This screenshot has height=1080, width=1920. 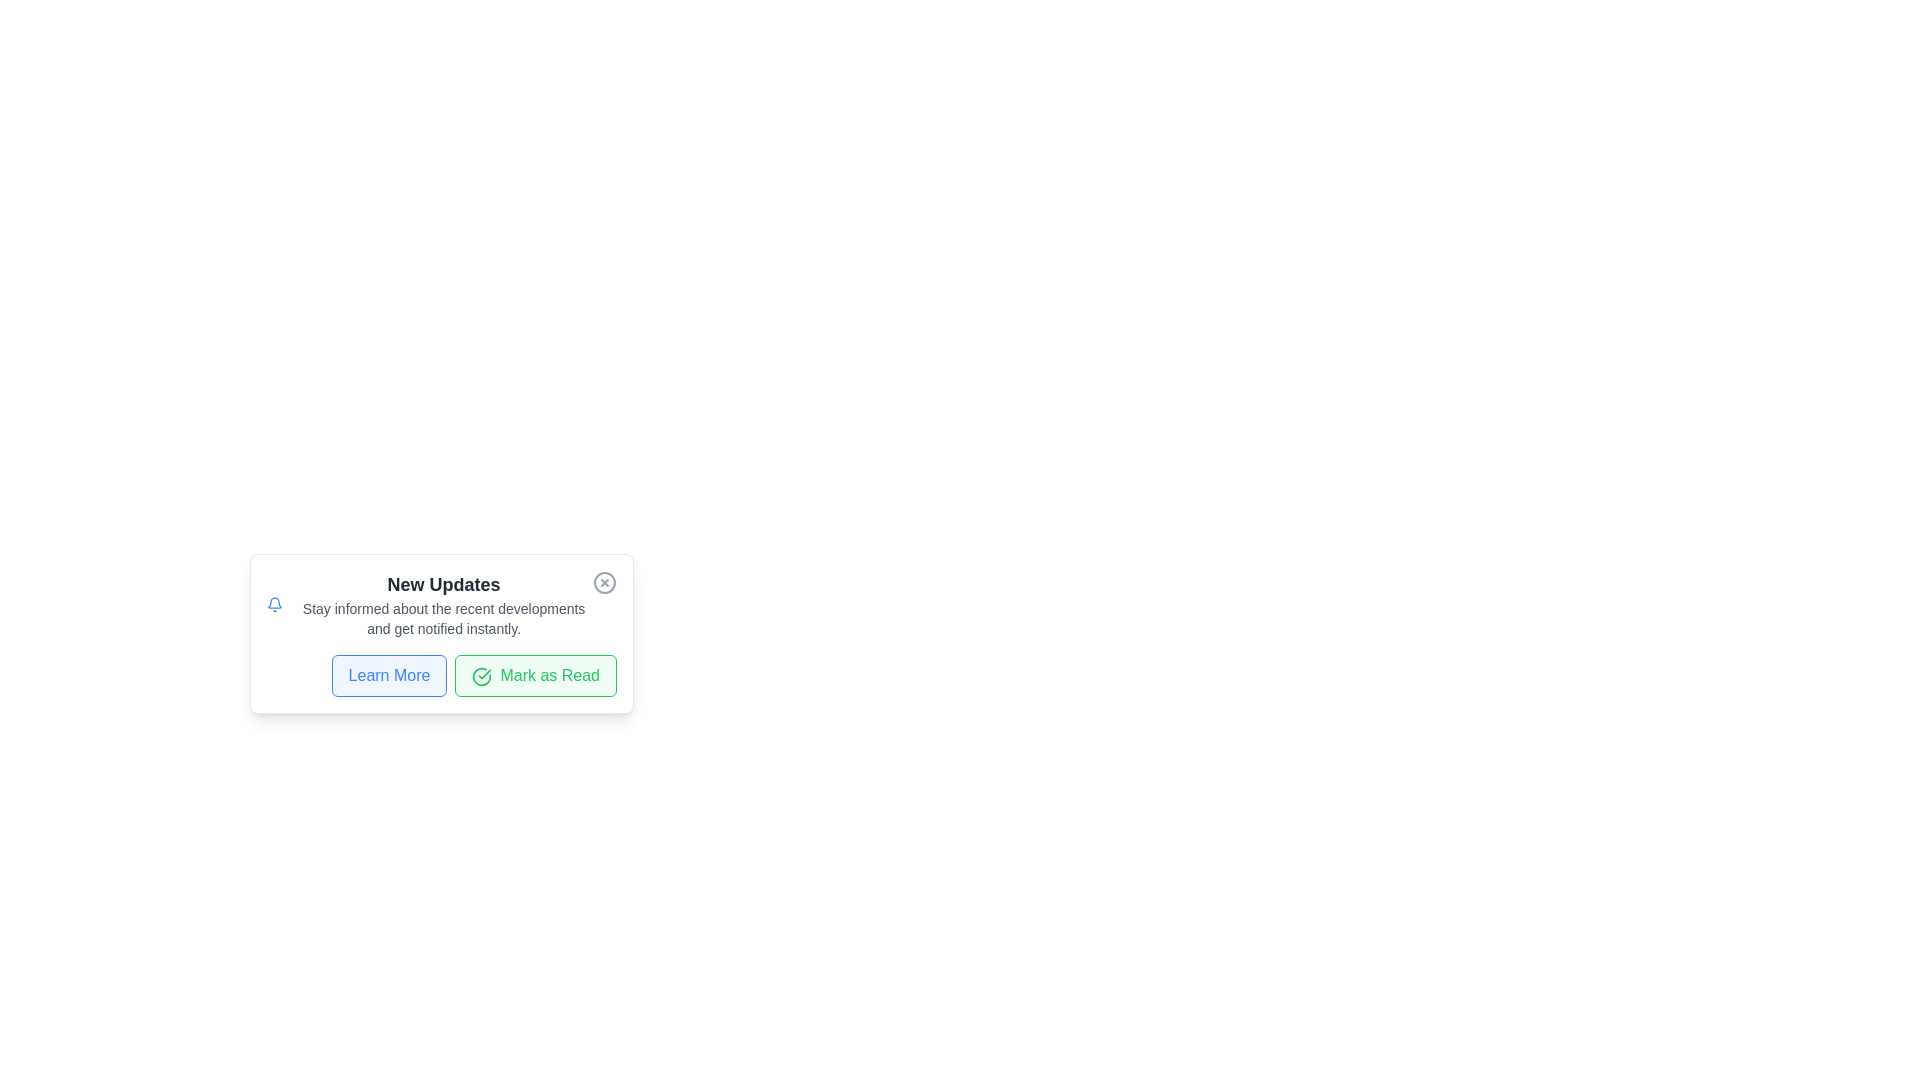 What do you see at coordinates (274, 604) in the screenshot?
I see `the bell icon located at the top-left corner of the notification card titled 'New Updates' to indicate notifications or alerts` at bounding box center [274, 604].